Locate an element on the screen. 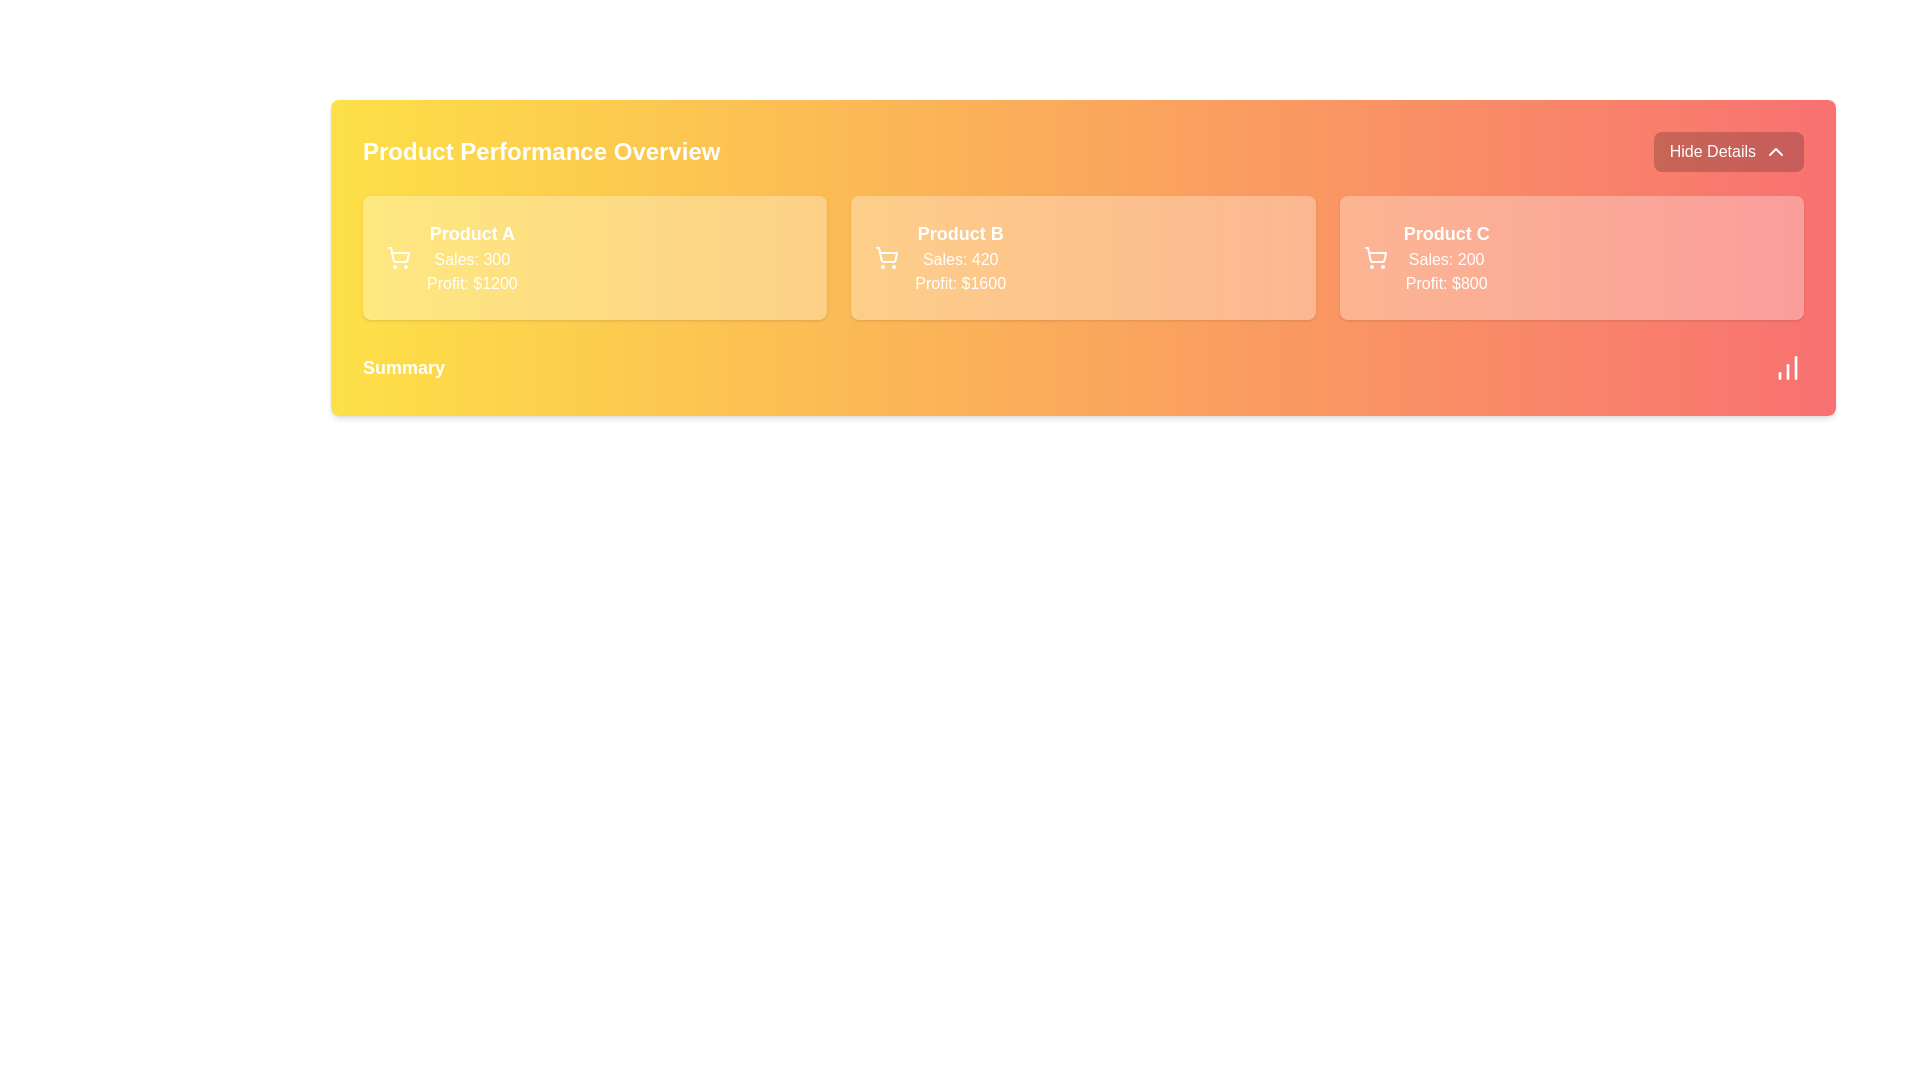 This screenshot has height=1080, width=1920. the text label displaying 'Profit: $800' in white font on an orange background, situated beneath 'Sales: 200' in the 'Product C' card is located at coordinates (1446, 284).